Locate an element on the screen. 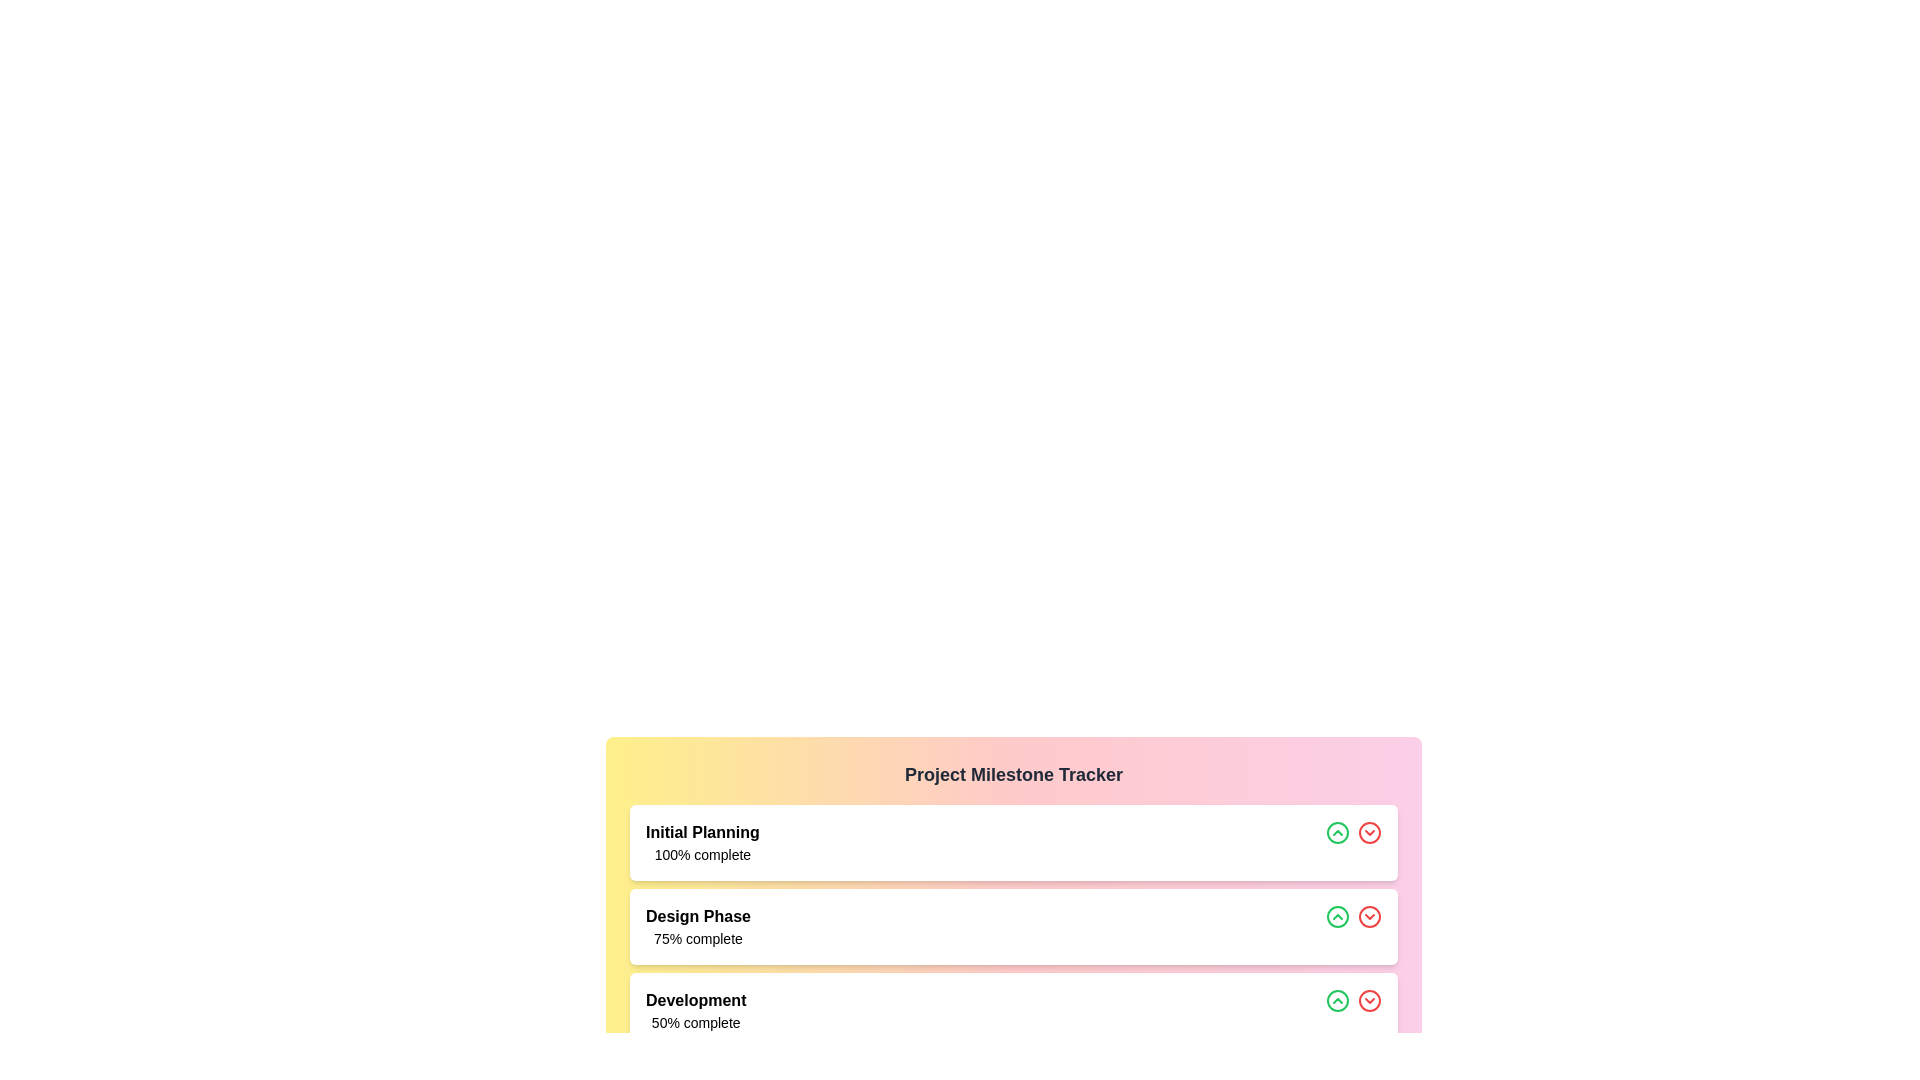  the first button in the control section at the right of the 'Development' milestone is located at coordinates (1338, 1001).